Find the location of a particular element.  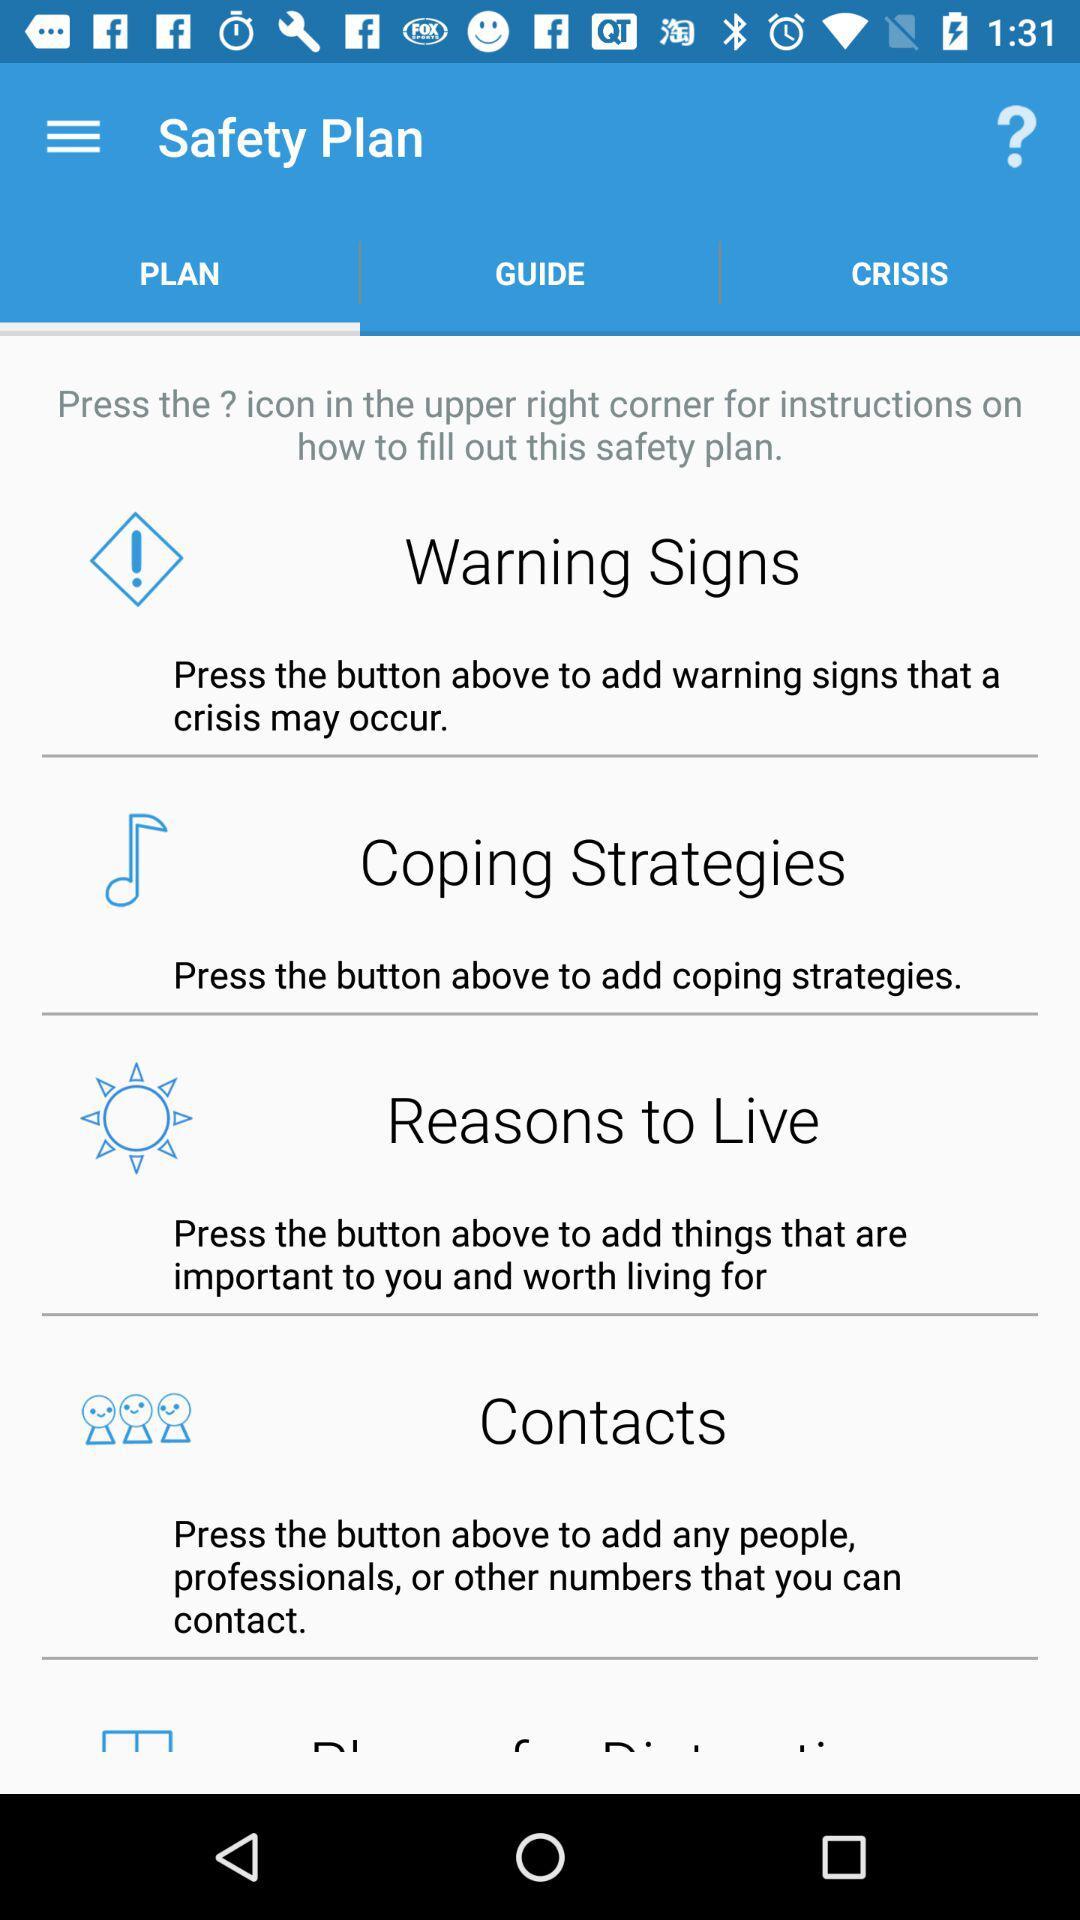

the item above the press the icon app is located at coordinates (540, 272).